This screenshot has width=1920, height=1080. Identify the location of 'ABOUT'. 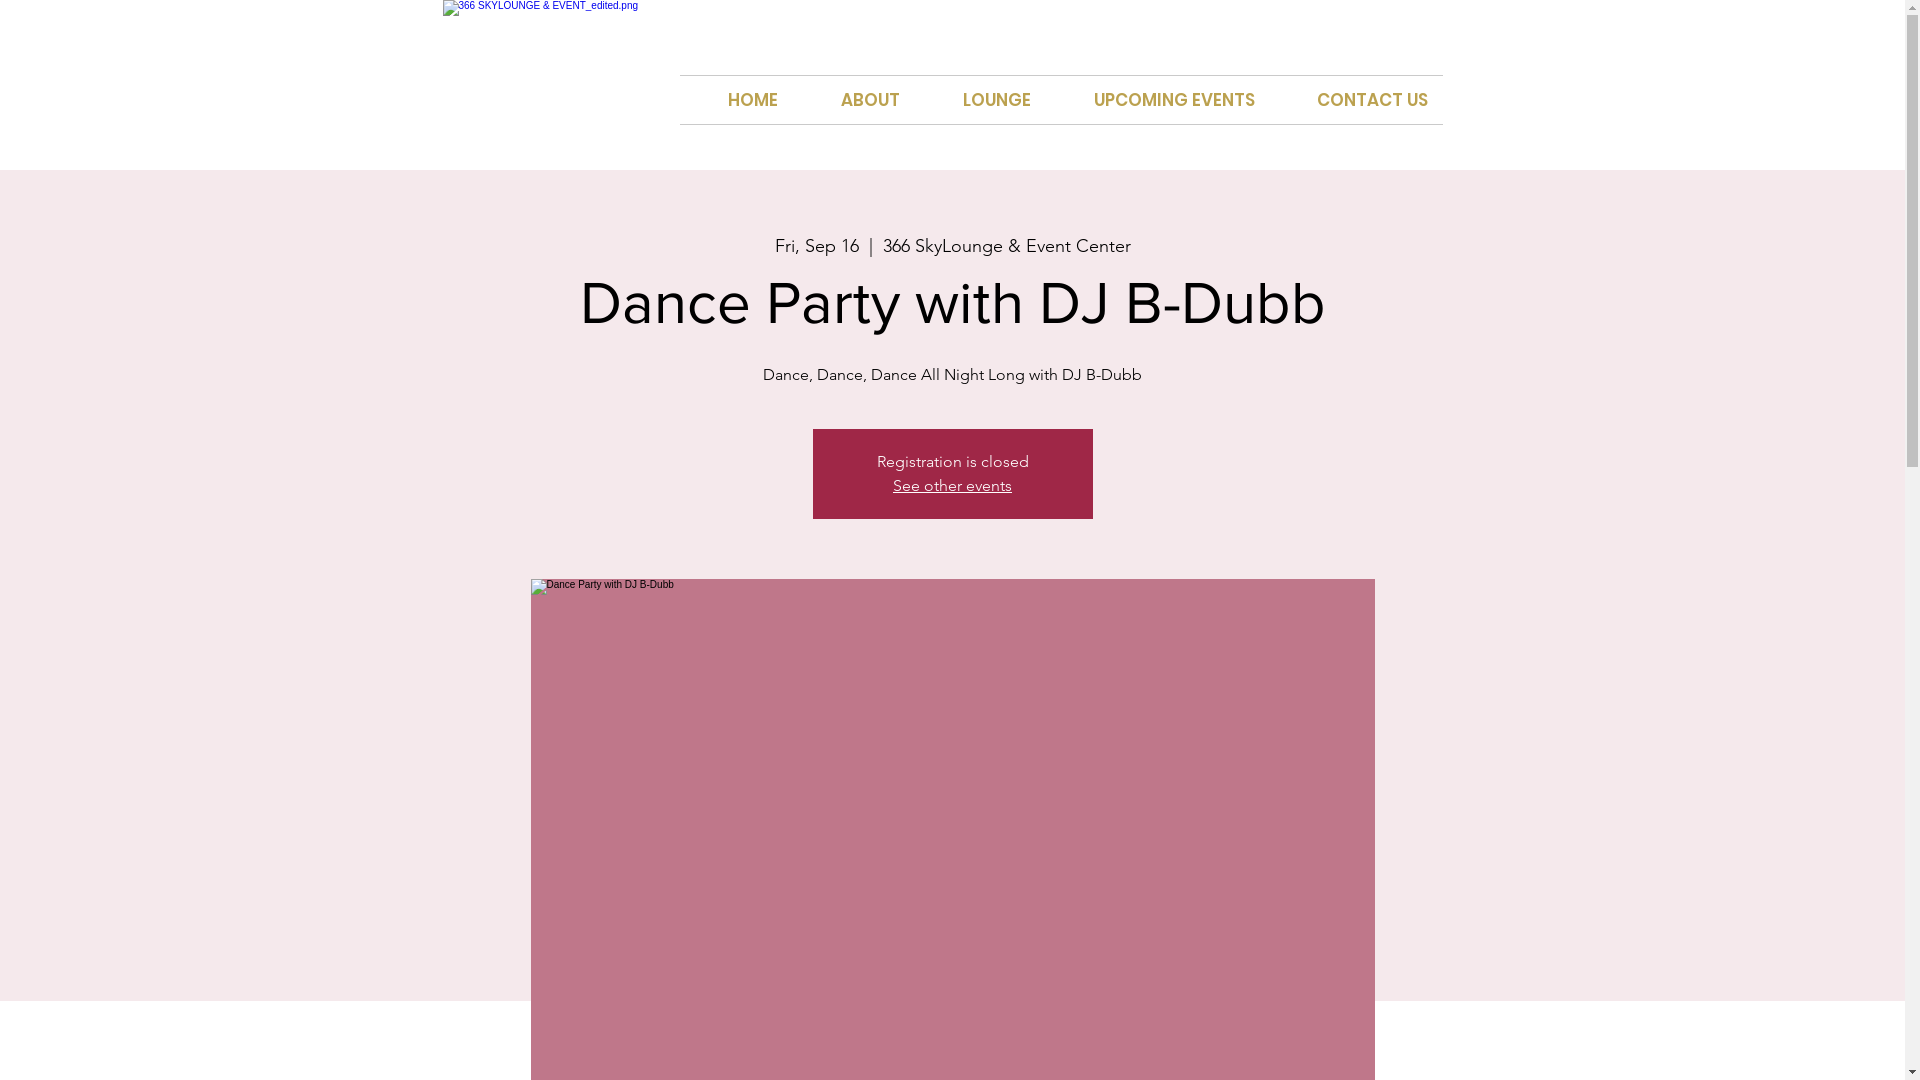
(853, 100).